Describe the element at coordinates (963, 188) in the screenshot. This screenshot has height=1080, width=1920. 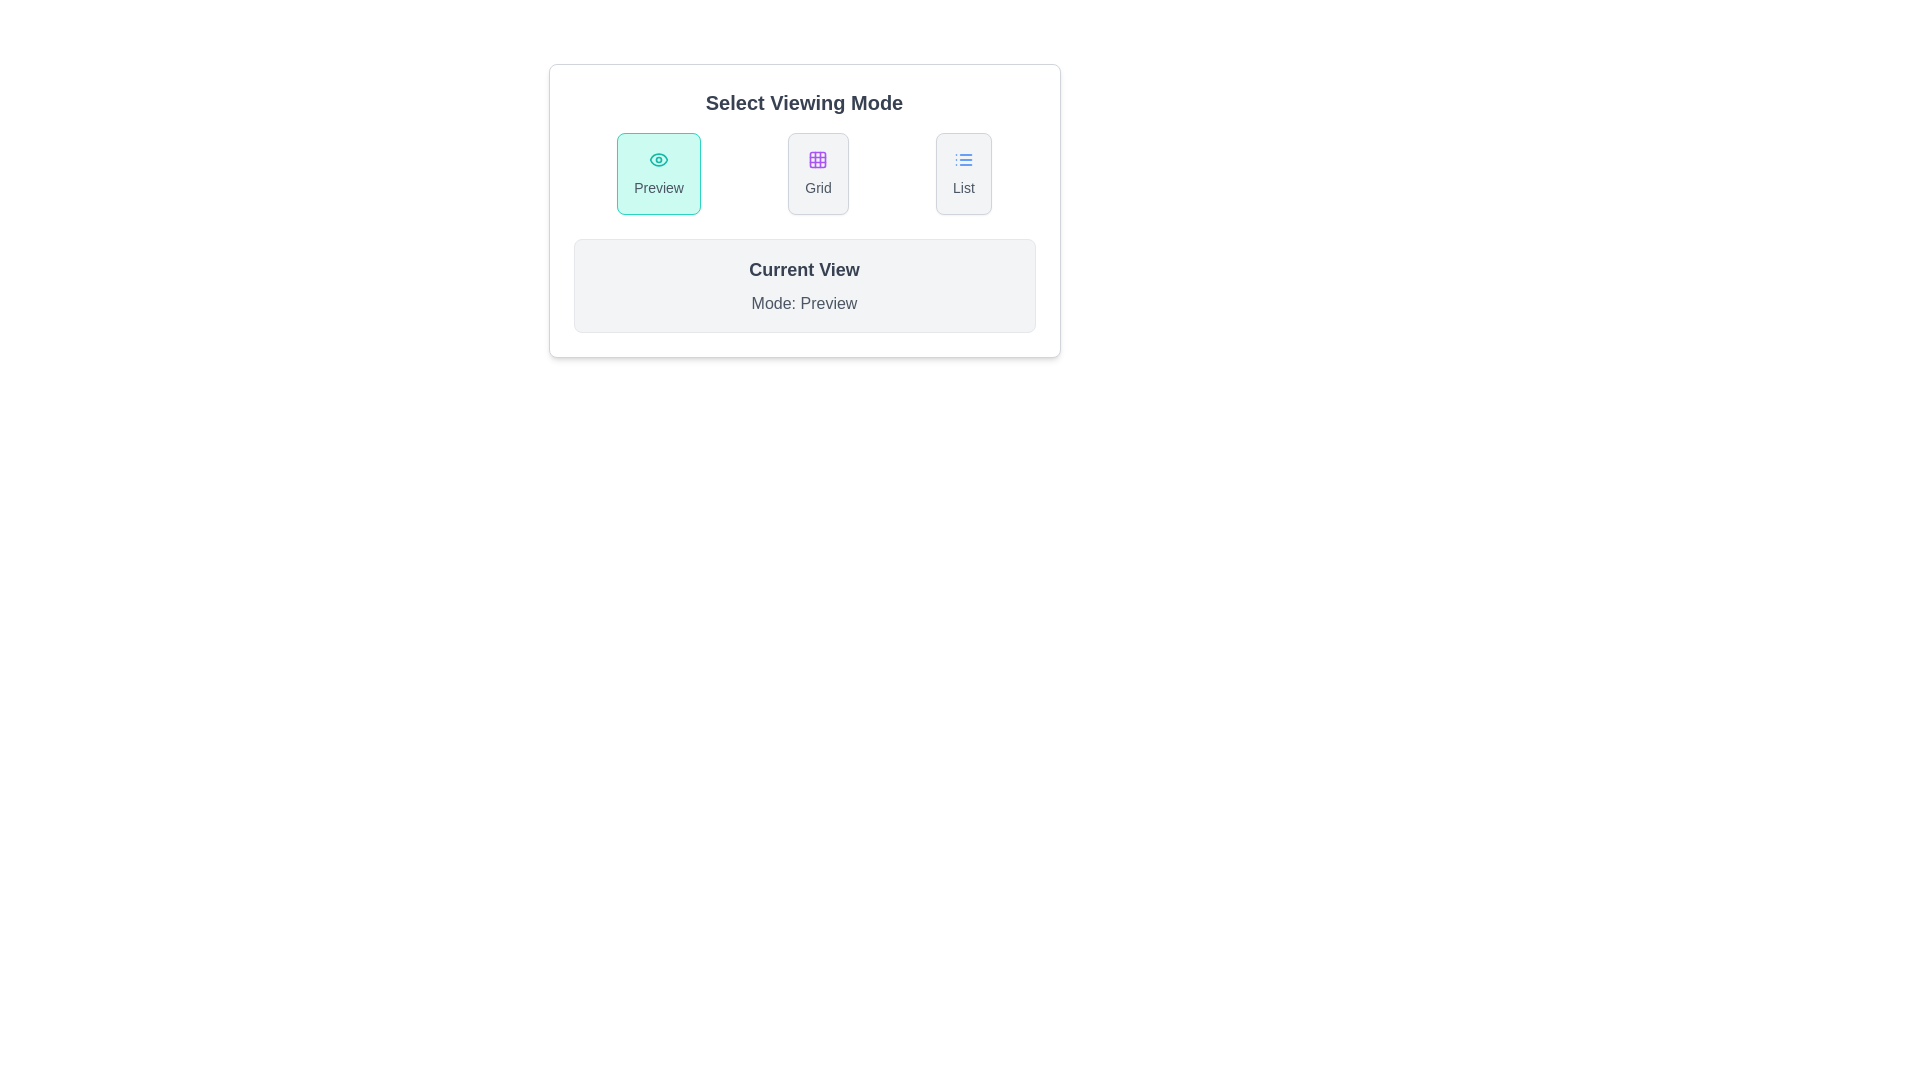
I see `the label located below the 'list' icon, which describes the associated clickable button for switching or selecting a 'list' viewing mode` at that location.